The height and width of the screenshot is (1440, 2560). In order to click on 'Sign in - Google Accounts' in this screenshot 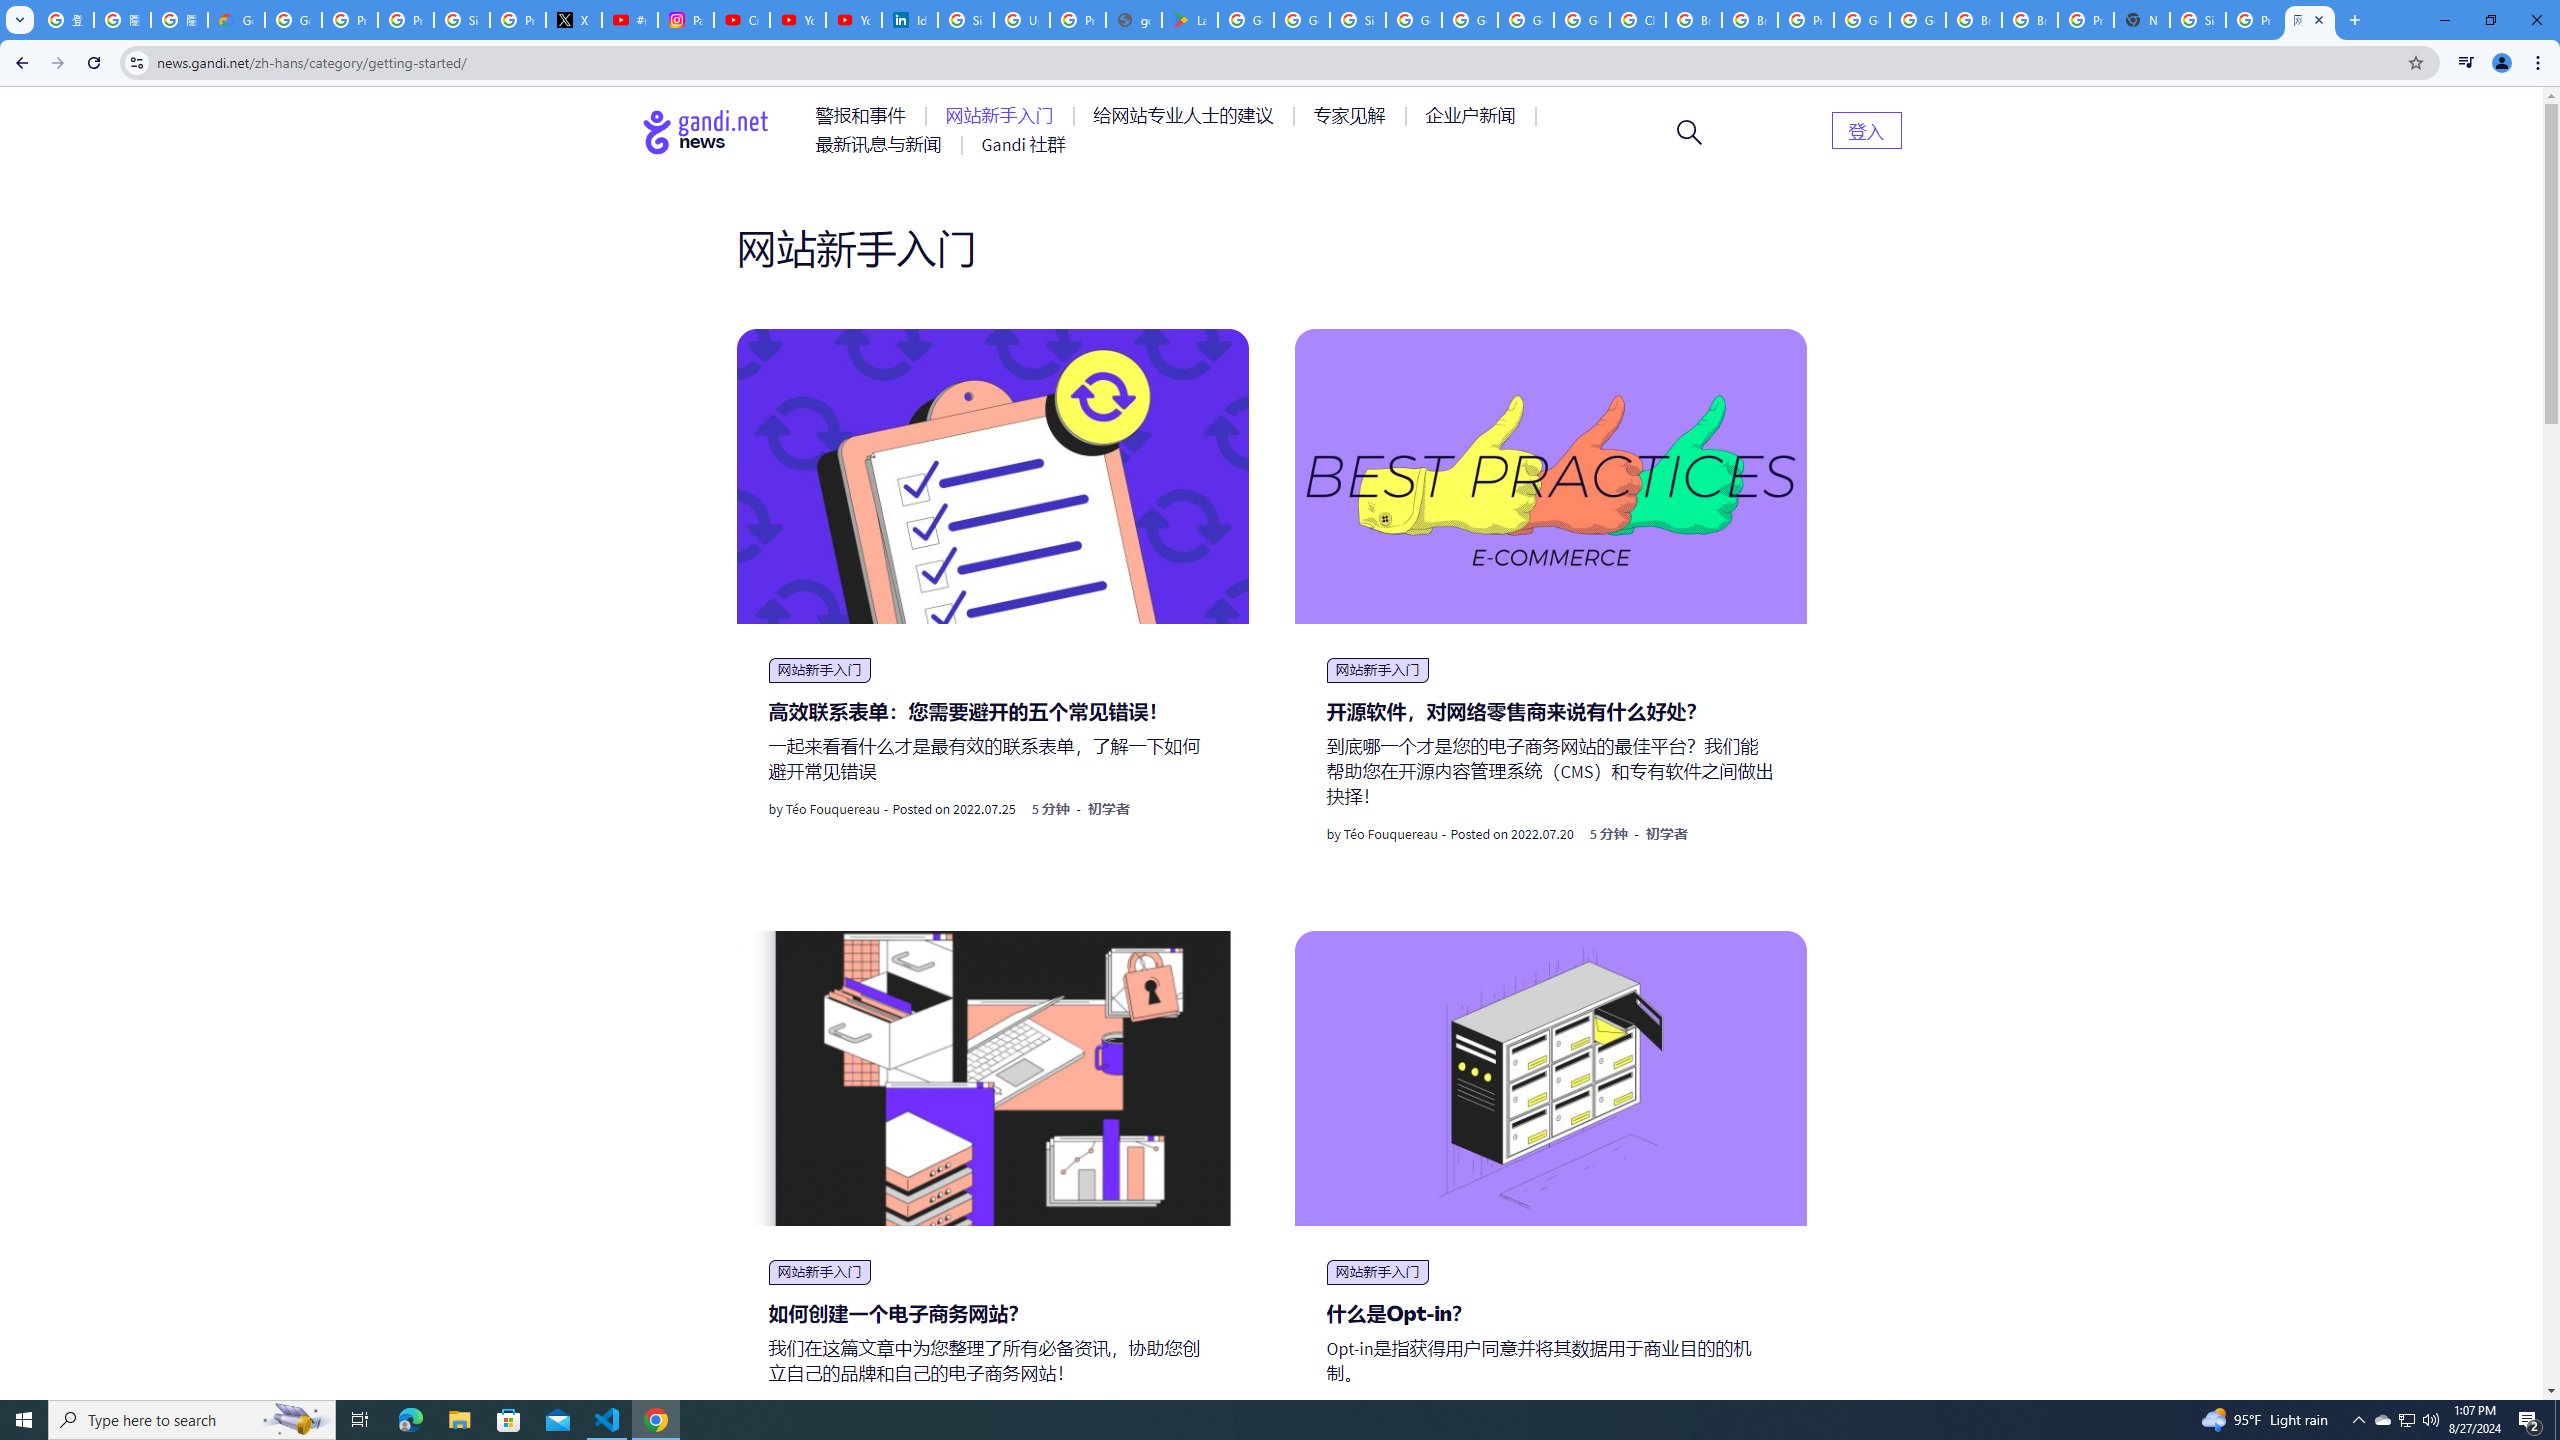, I will do `click(2197, 19)`.